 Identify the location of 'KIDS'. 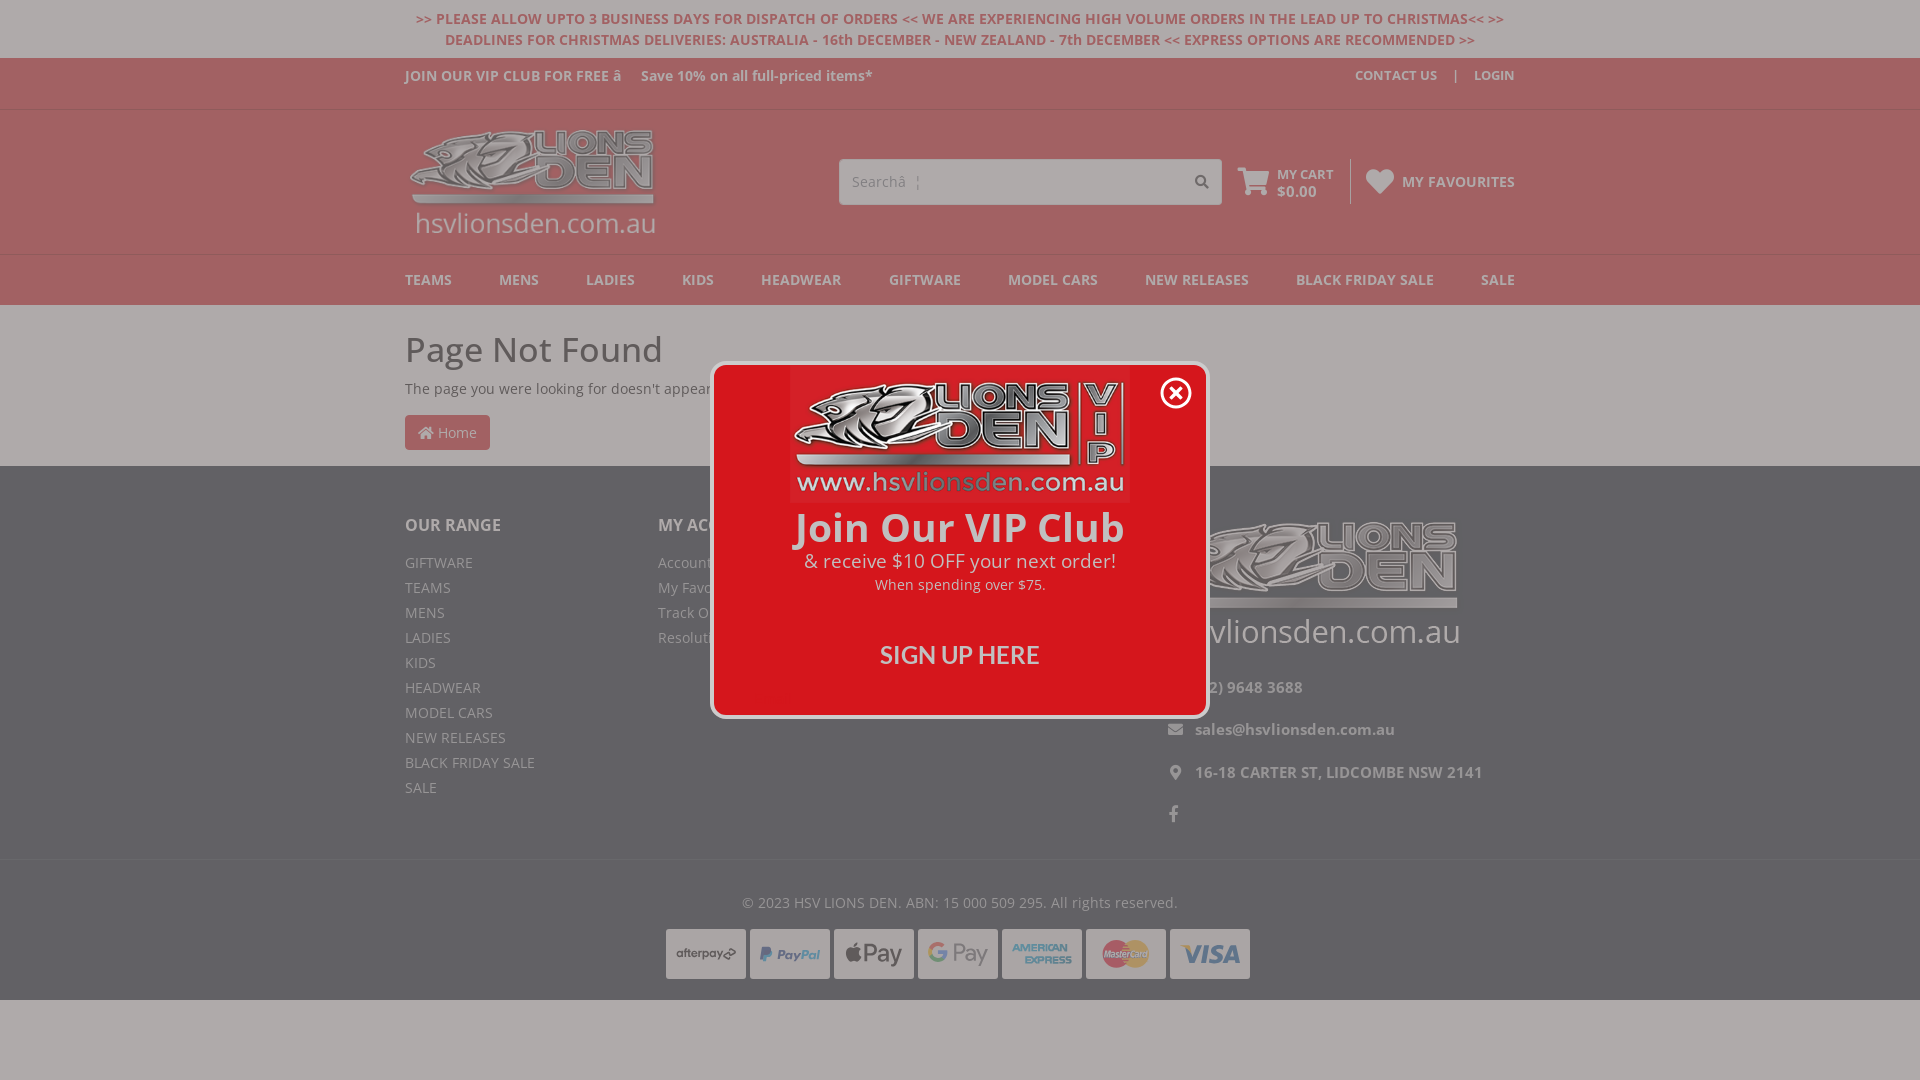
(697, 280).